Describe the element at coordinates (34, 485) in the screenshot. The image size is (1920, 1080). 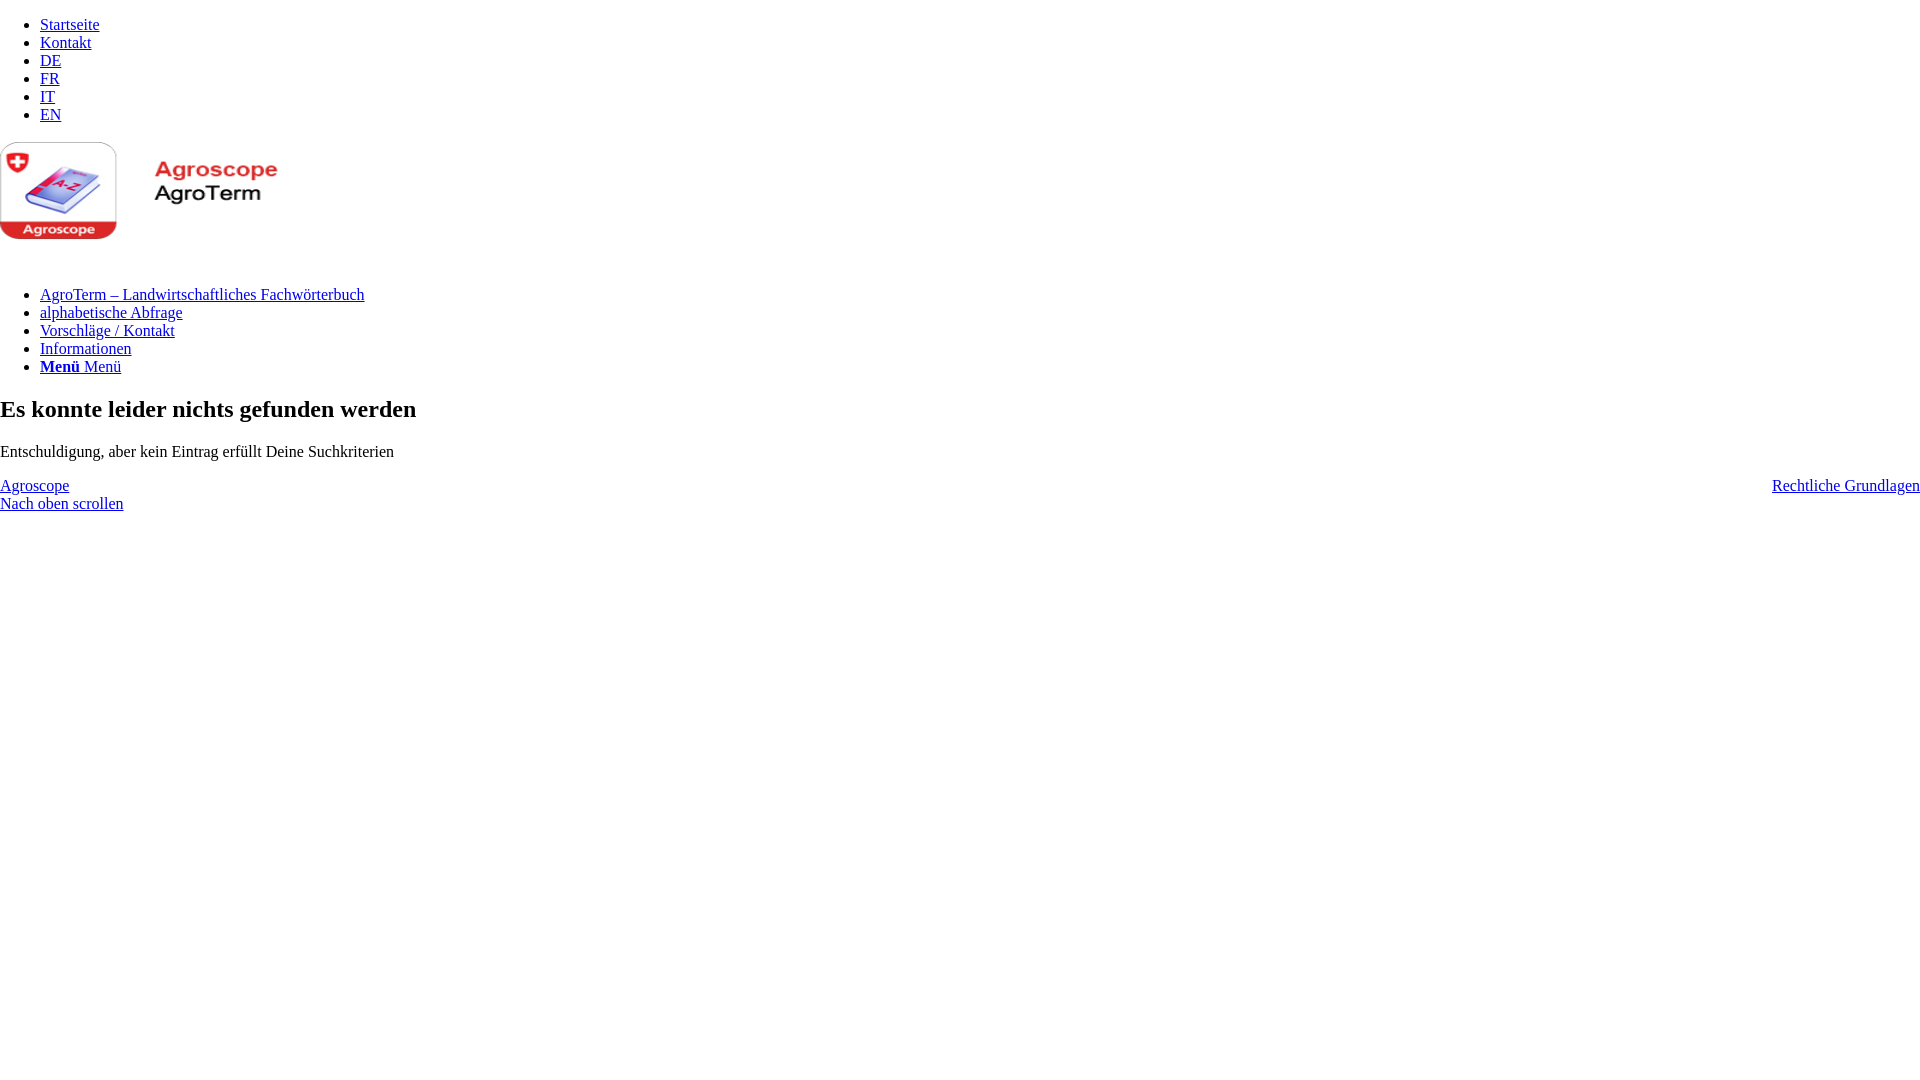
I see `'Agroscope'` at that location.